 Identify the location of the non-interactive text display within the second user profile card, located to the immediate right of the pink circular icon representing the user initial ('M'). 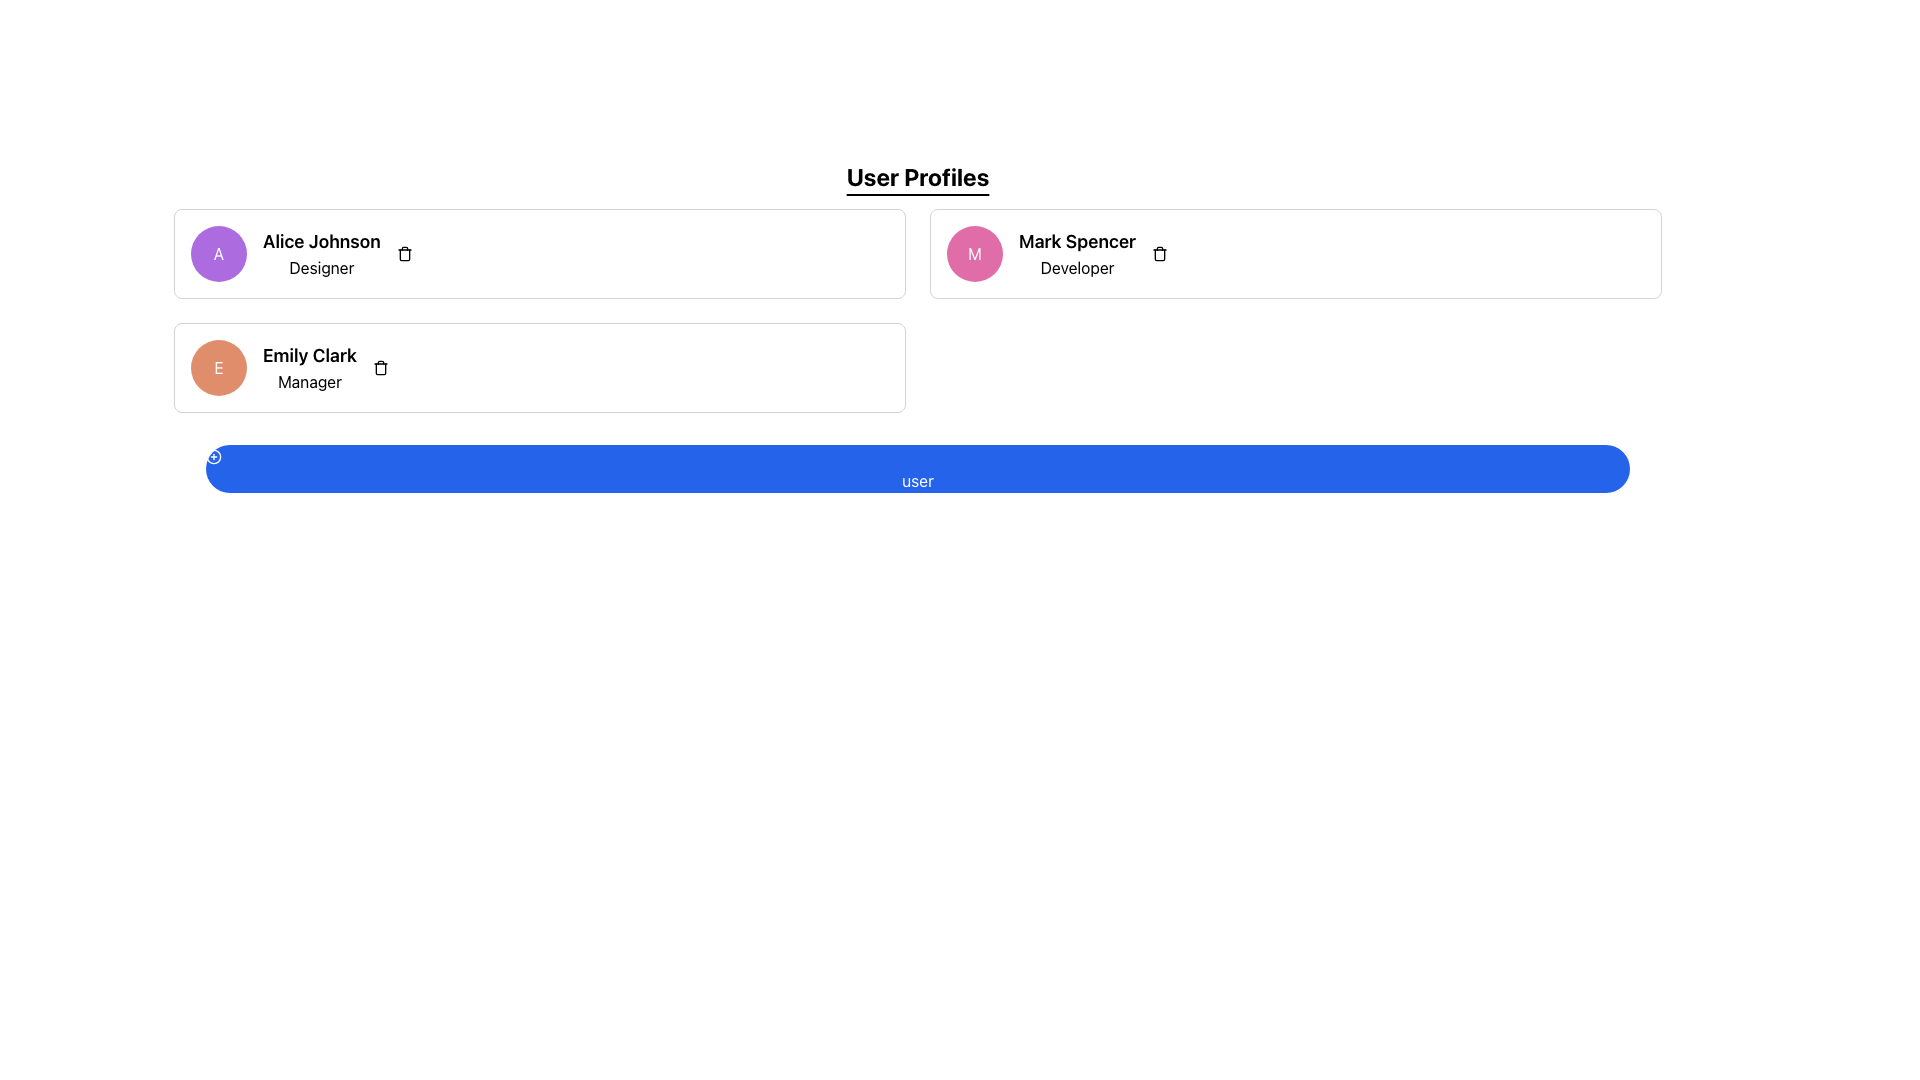
(1076, 253).